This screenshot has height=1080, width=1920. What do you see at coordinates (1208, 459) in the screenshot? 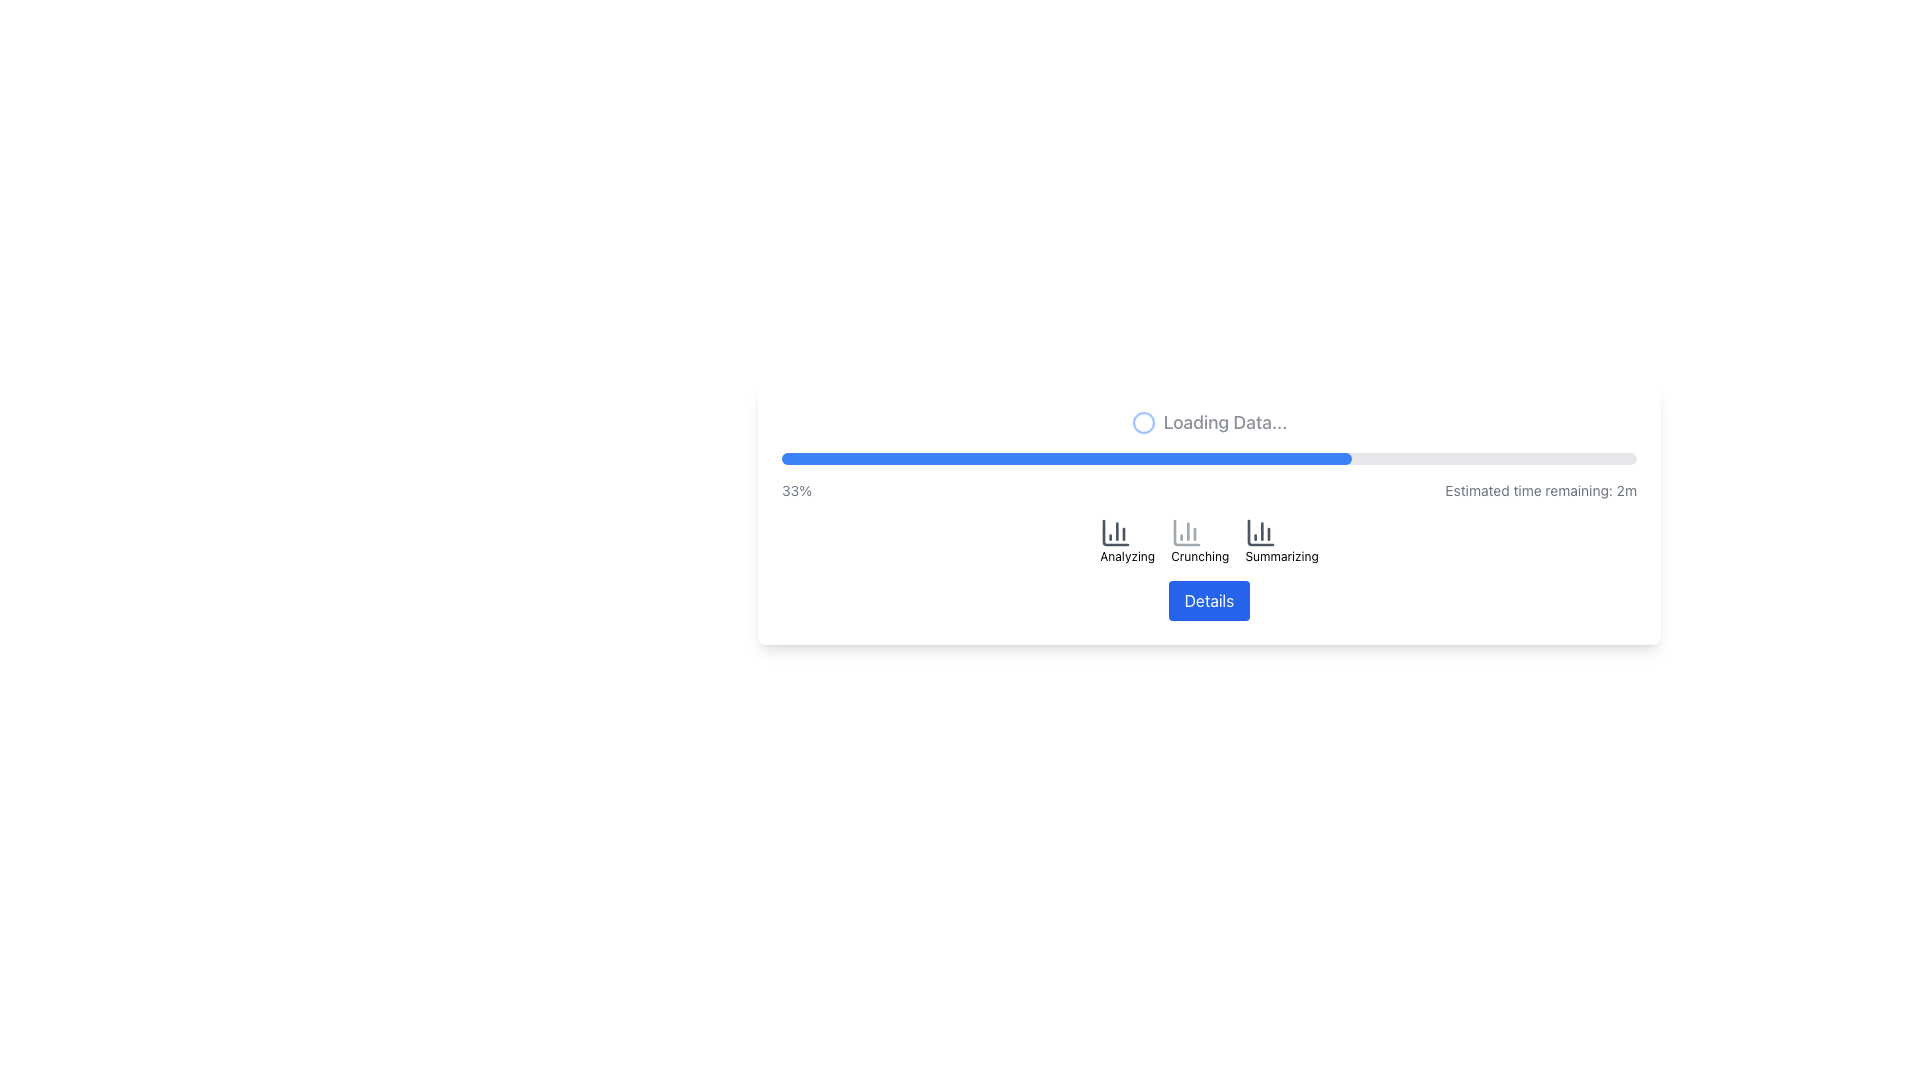
I see `the progress bar located centrally below the 'Loading Data...' label and above a row of icons and a button` at bounding box center [1208, 459].